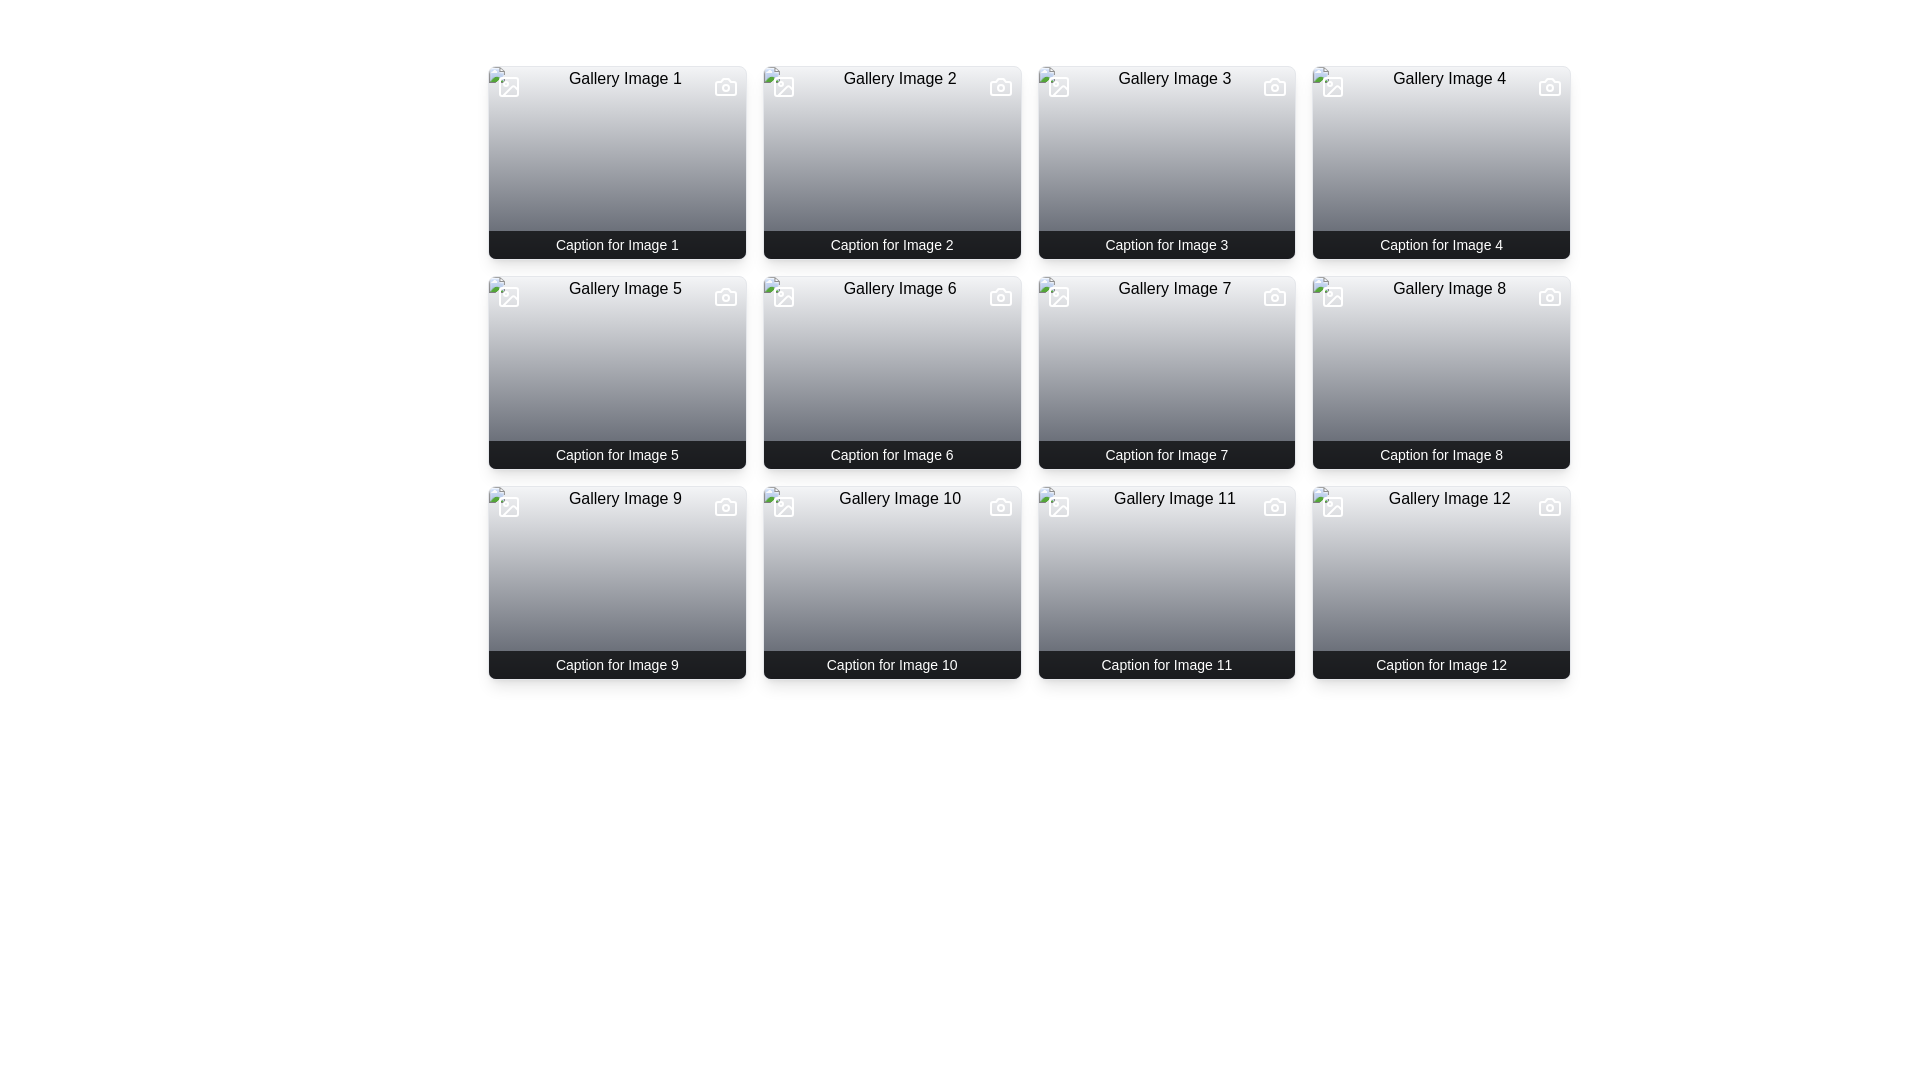 The width and height of the screenshot is (1920, 1080). What do you see at coordinates (1166, 455) in the screenshot?
I see `the text label at the bottom of the gallery card labeled 'Gallery Image 7', which is located in the third row and second column of the grid layout` at bounding box center [1166, 455].